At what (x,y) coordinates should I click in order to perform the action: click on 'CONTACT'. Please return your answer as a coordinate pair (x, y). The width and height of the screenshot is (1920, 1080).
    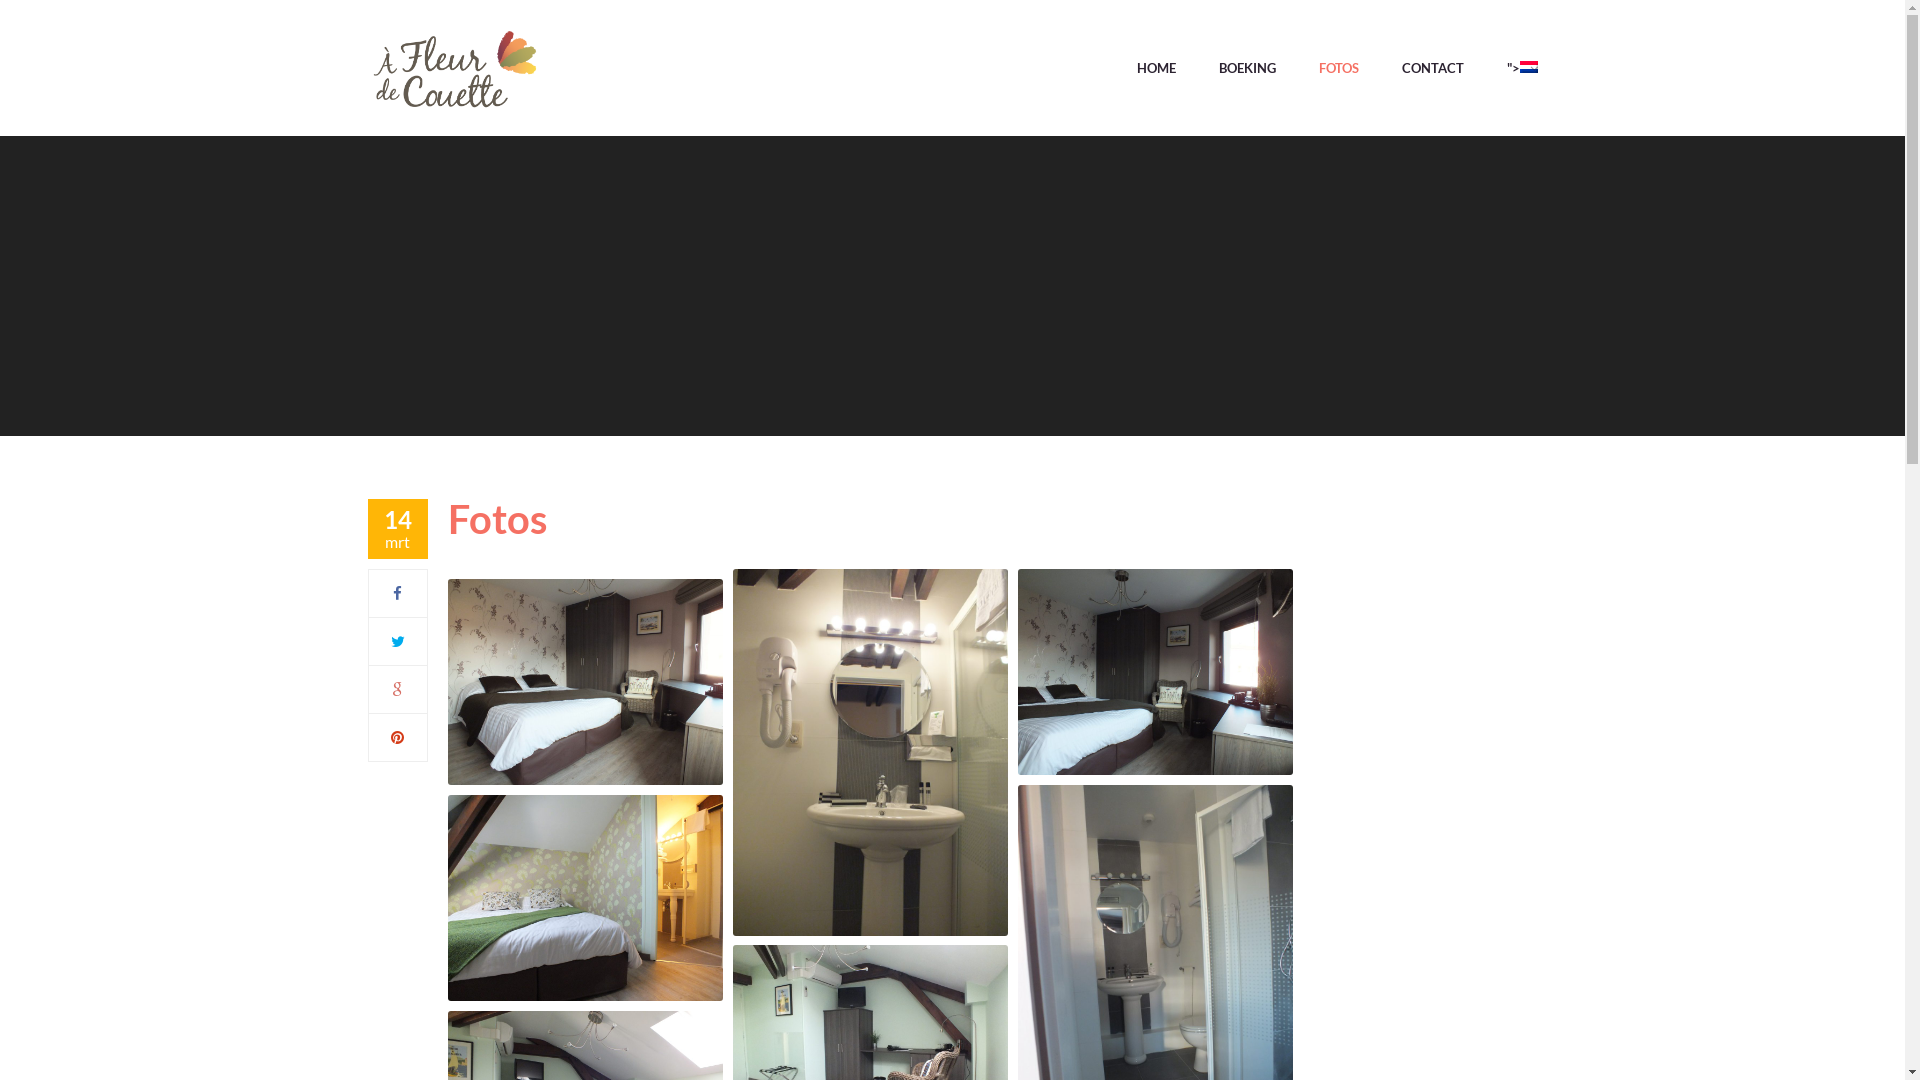
    Looking at the image, I should click on (1432, 72).